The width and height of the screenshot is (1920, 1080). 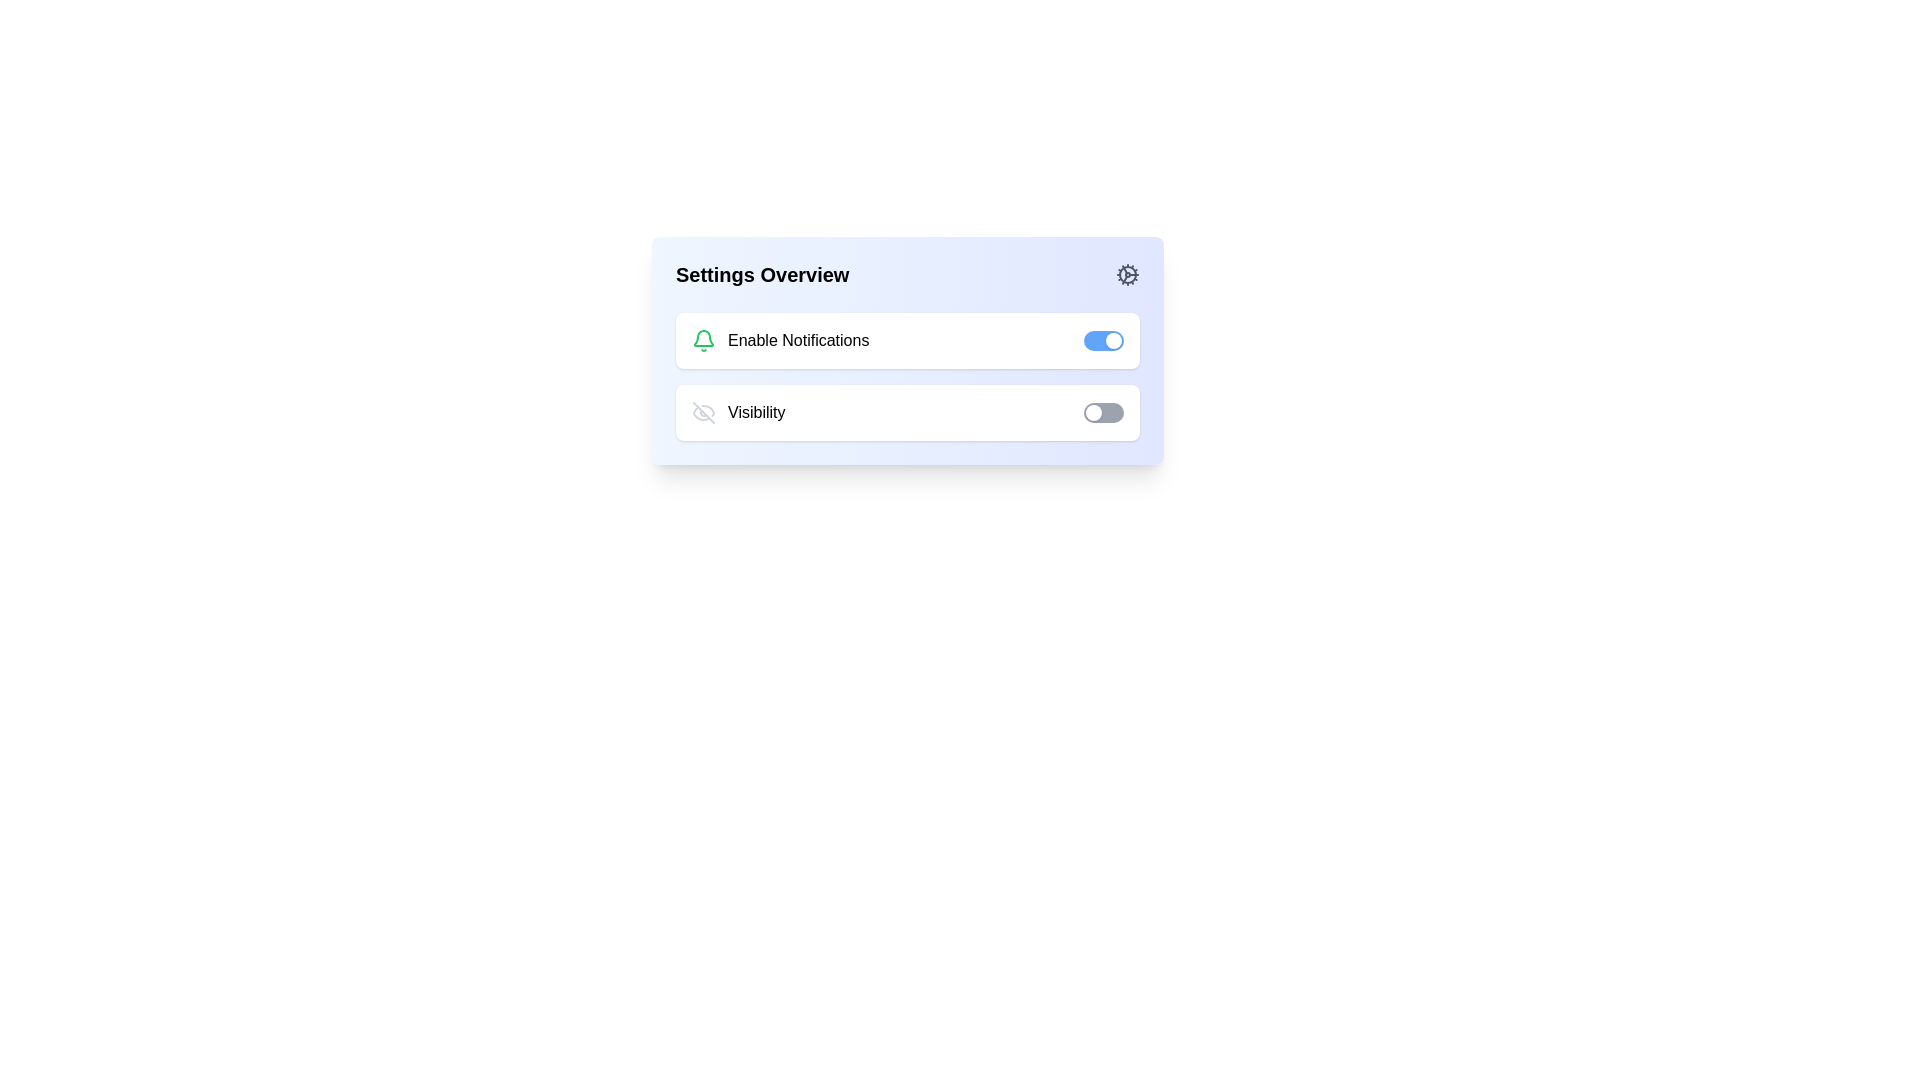 What do you see at coordinates (1093, 411) in the screenshot?
I see `the draggable toggle handle located on the left side of the toggle switch in the 'Visibility' row of the 'Settings Overview' panel` at bounding box center [1093, 411].